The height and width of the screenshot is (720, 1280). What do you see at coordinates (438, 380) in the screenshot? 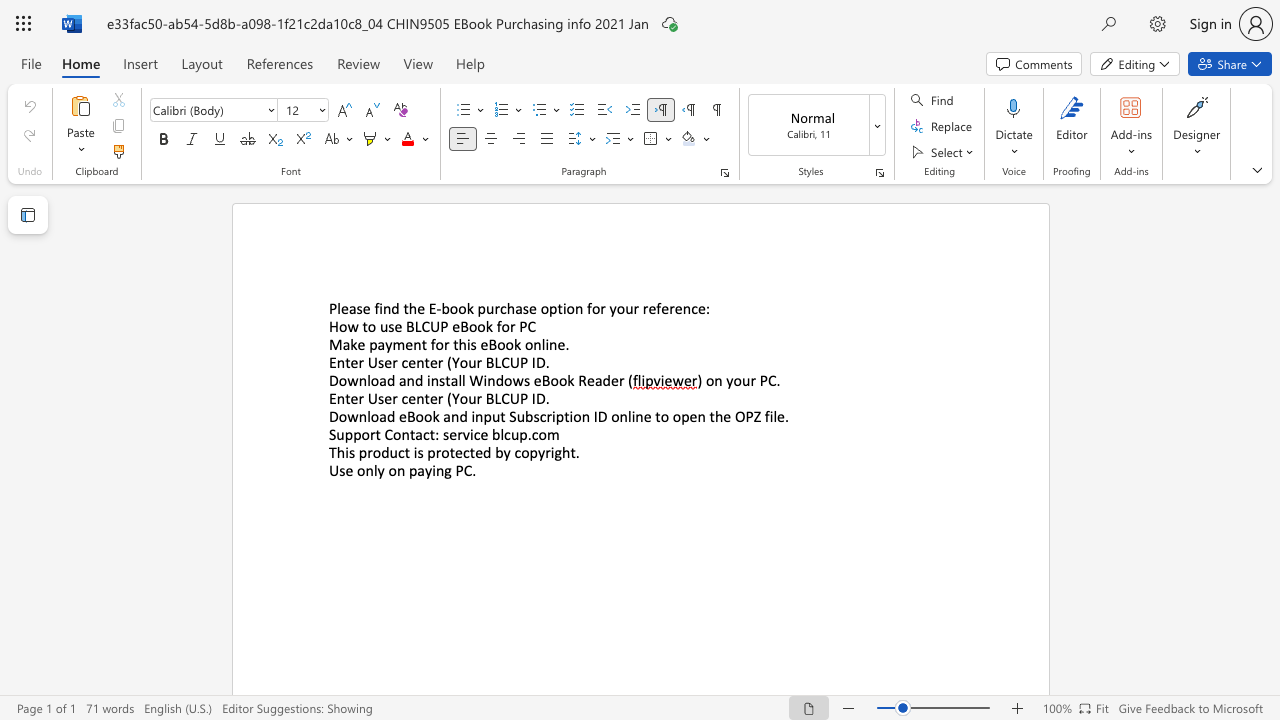
I see `the subset text "stall Windows eBook Rea" within the text "Download and install Windows eBook Reader ("` at bounding box center [438, 380].